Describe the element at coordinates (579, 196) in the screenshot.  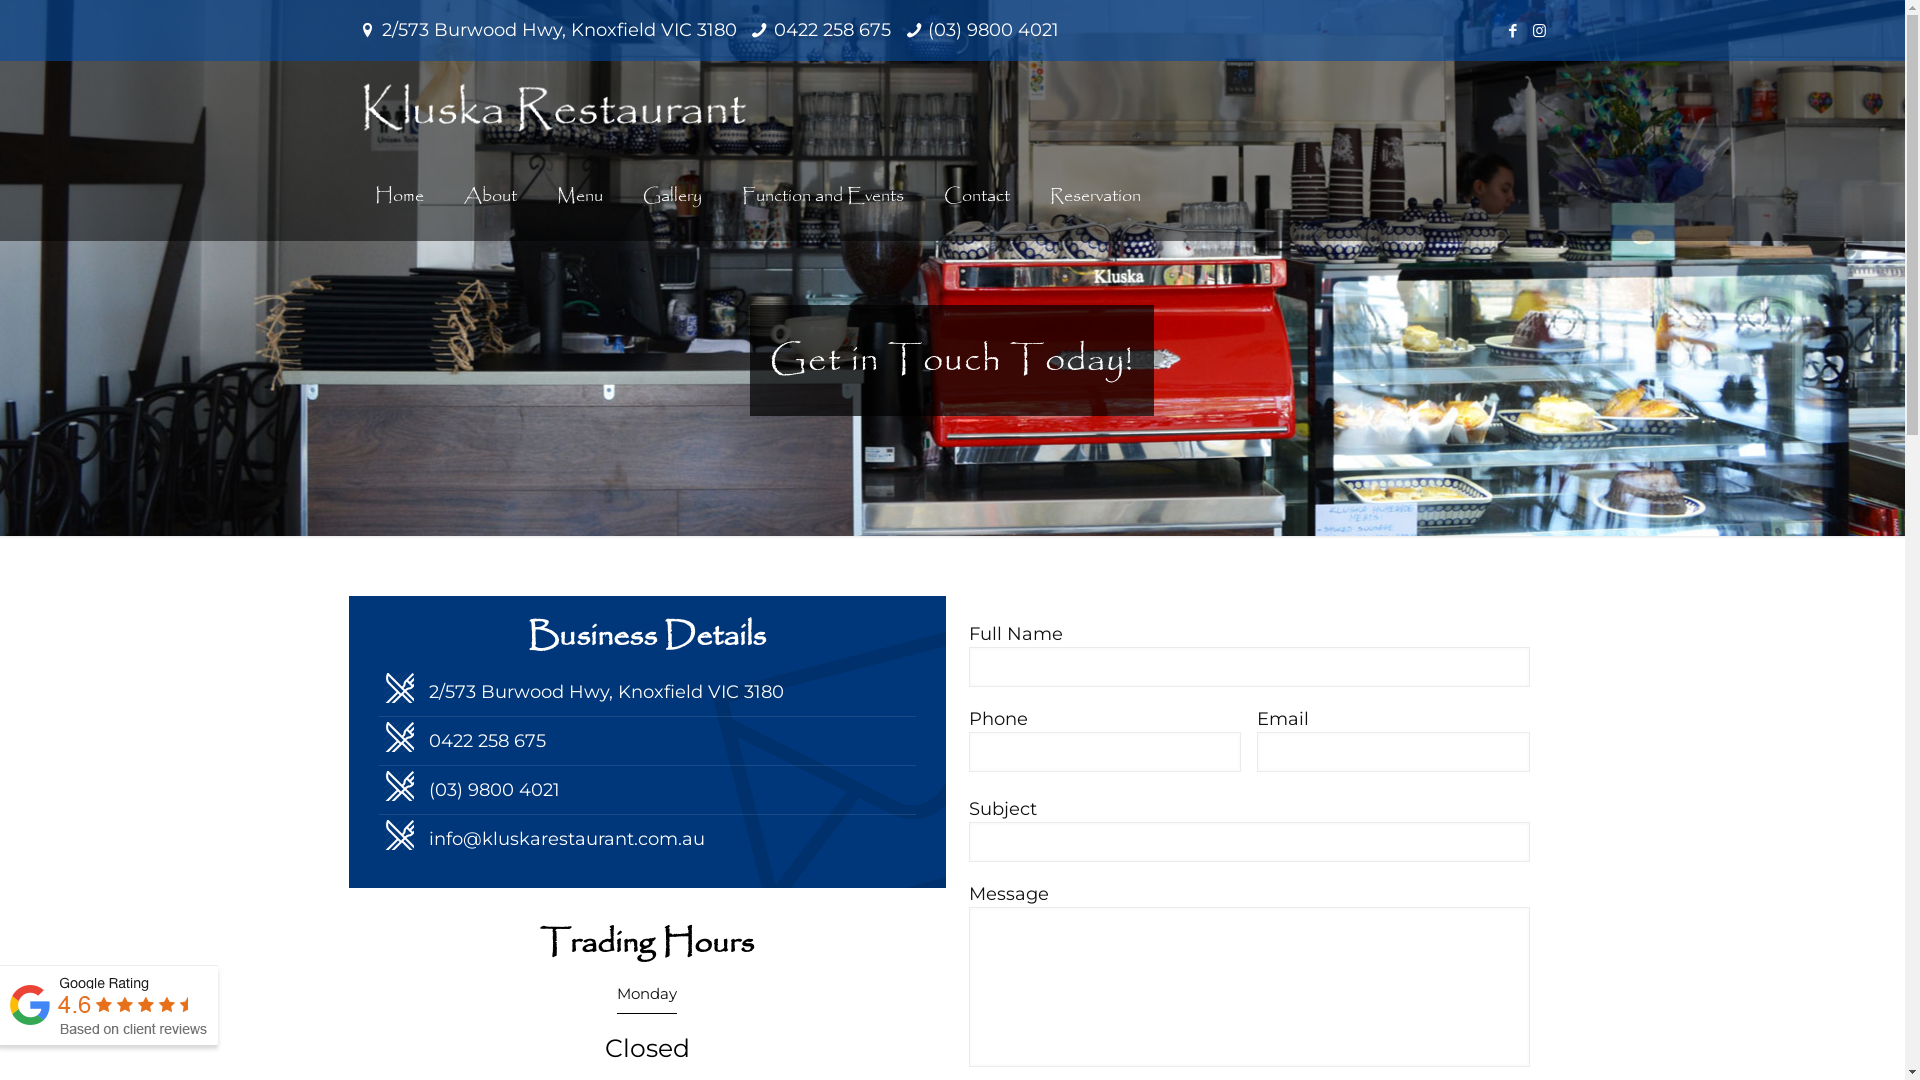
I see `'Menu'` at that location.